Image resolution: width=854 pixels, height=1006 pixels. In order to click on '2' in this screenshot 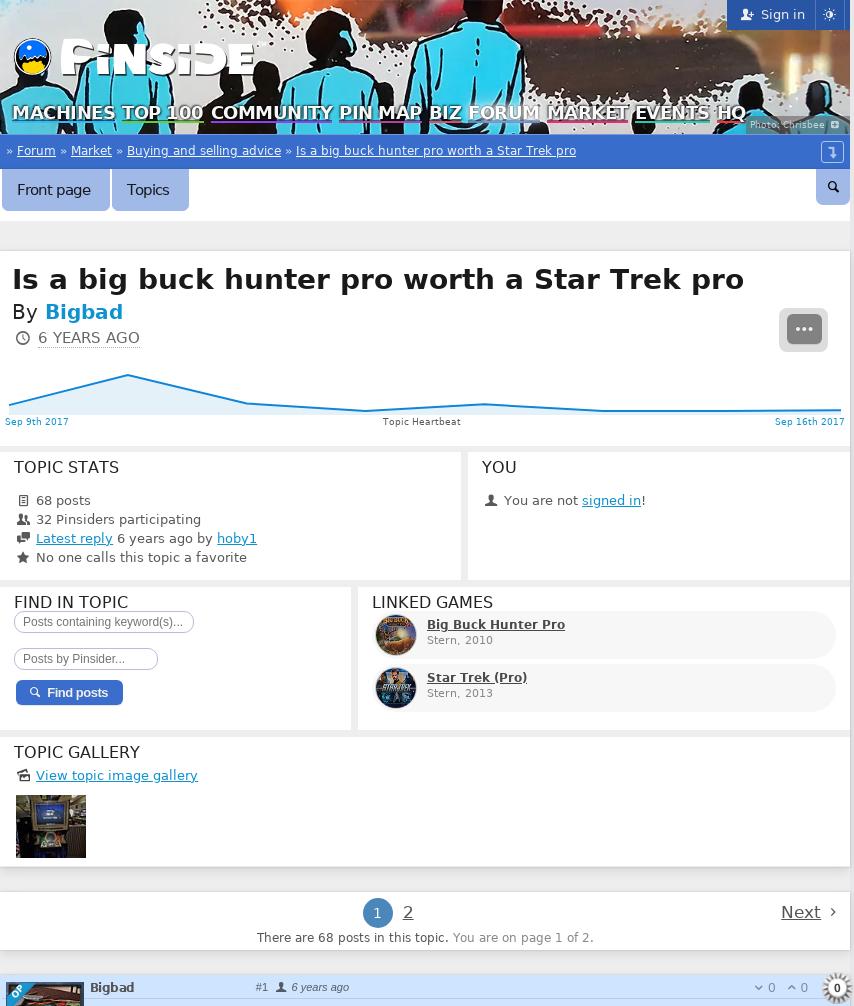, I will do `click(407, 911)`.